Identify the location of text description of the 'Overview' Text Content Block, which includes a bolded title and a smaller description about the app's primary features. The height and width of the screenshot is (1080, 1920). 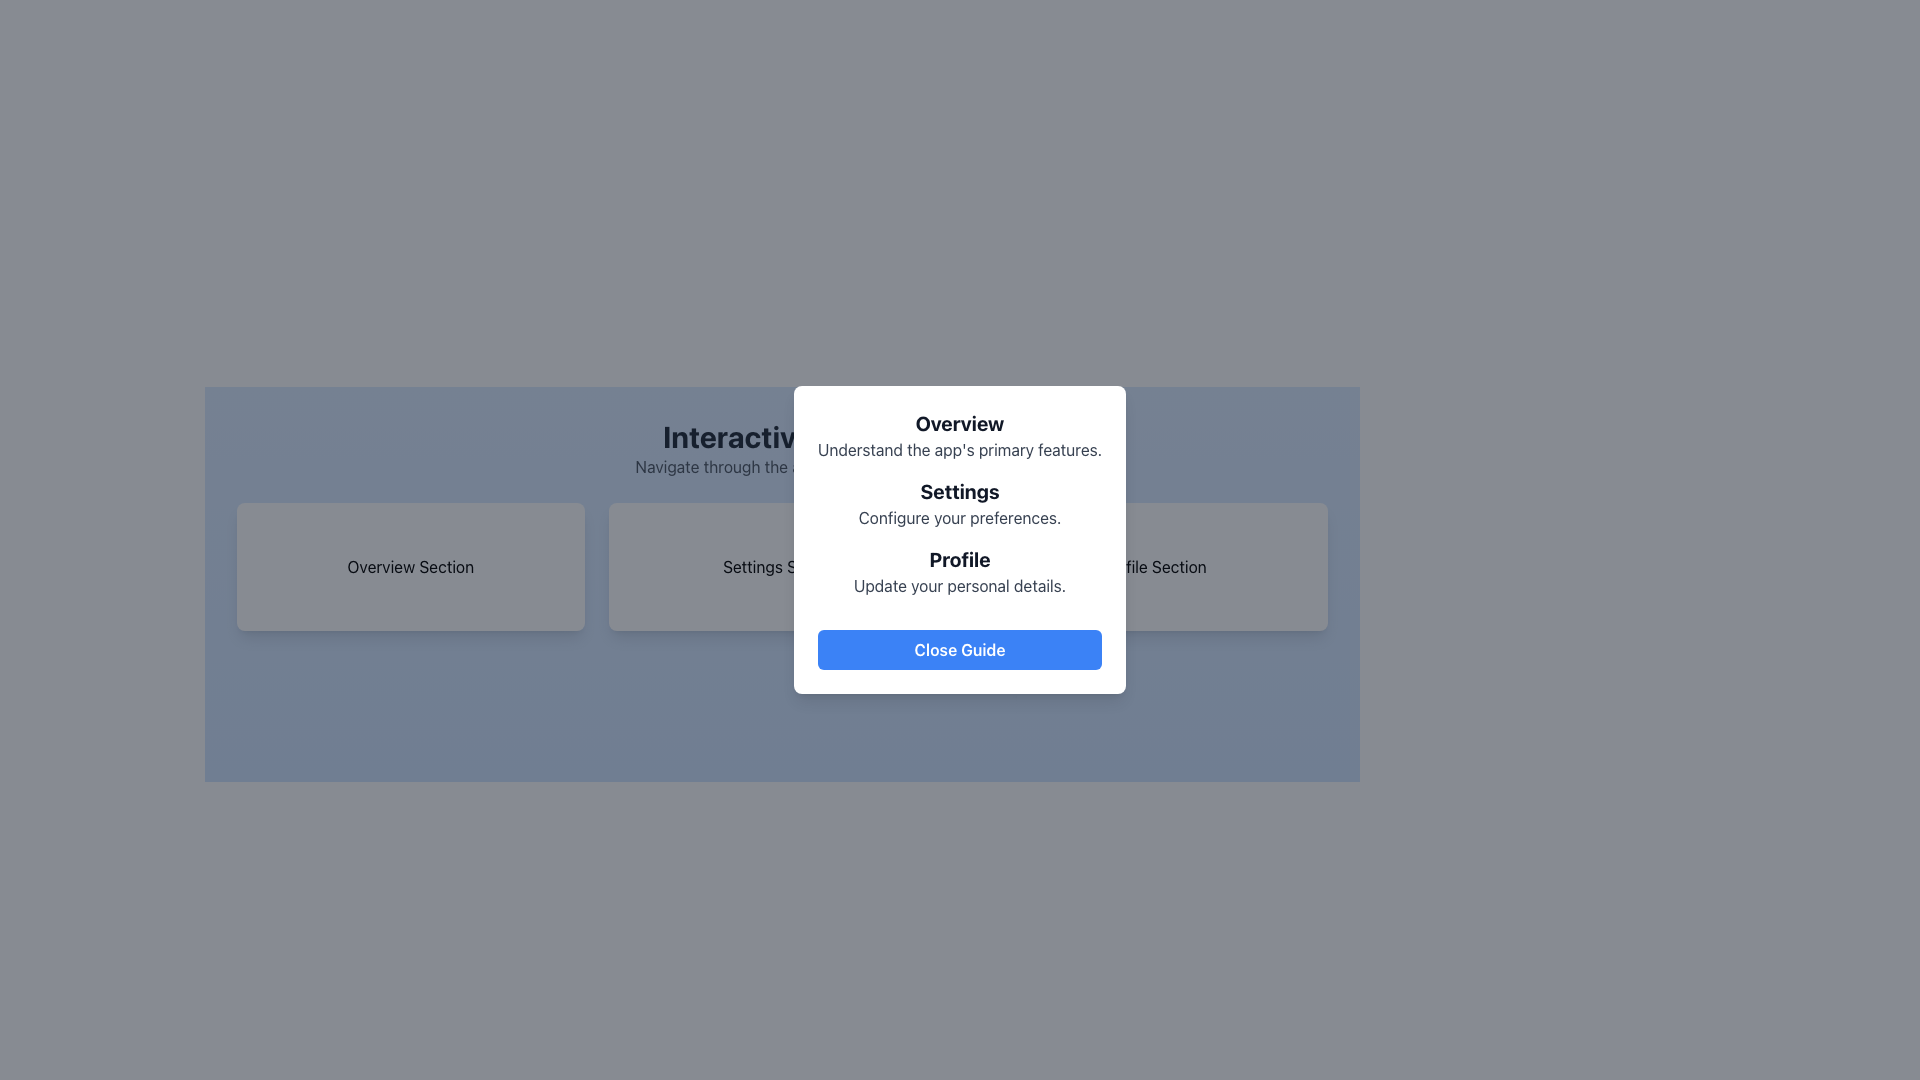
(960, 434).